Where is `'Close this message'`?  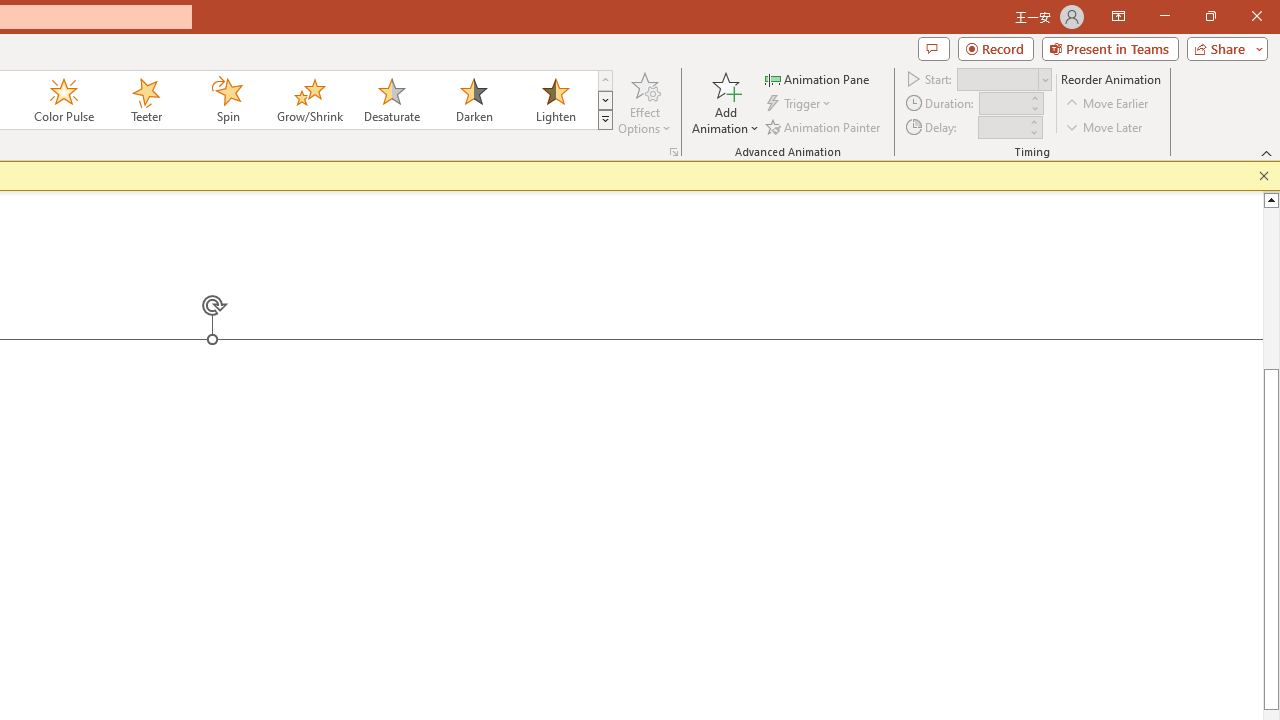 'Close this message' is located at coordinates (1263, 175).